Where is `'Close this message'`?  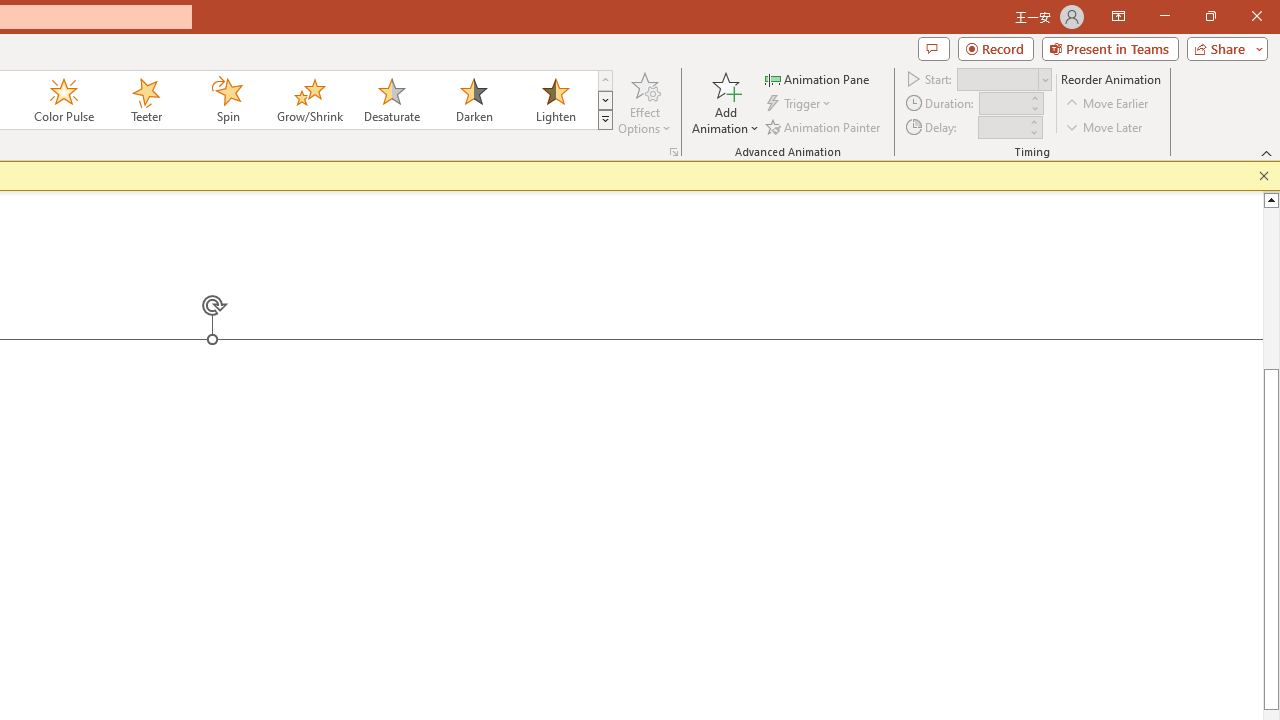 'Close this message' is located at coordinates (1263, 175).